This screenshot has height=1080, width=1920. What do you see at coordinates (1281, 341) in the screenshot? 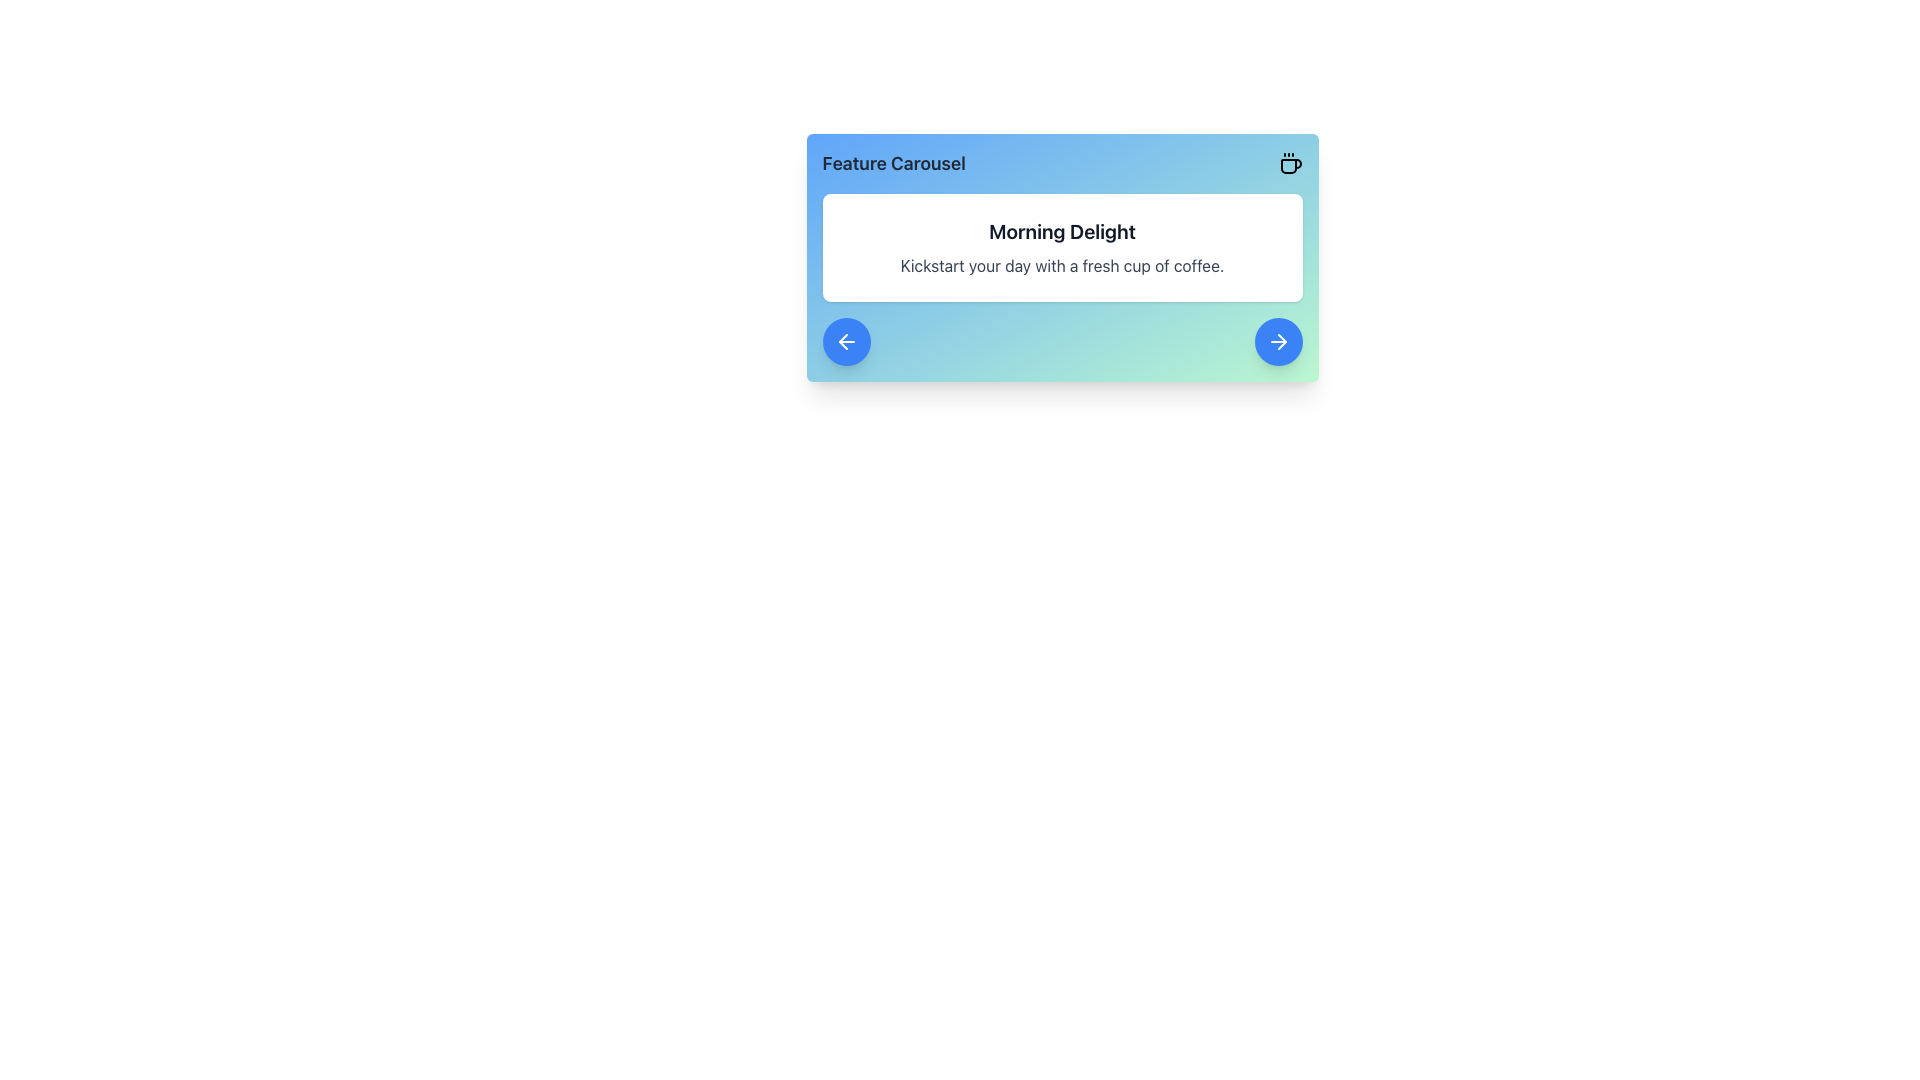
I see `the right-pointing chevron icon located inside the circular button on the right side of the interface's main content area` at bounding box center [1281, 341].